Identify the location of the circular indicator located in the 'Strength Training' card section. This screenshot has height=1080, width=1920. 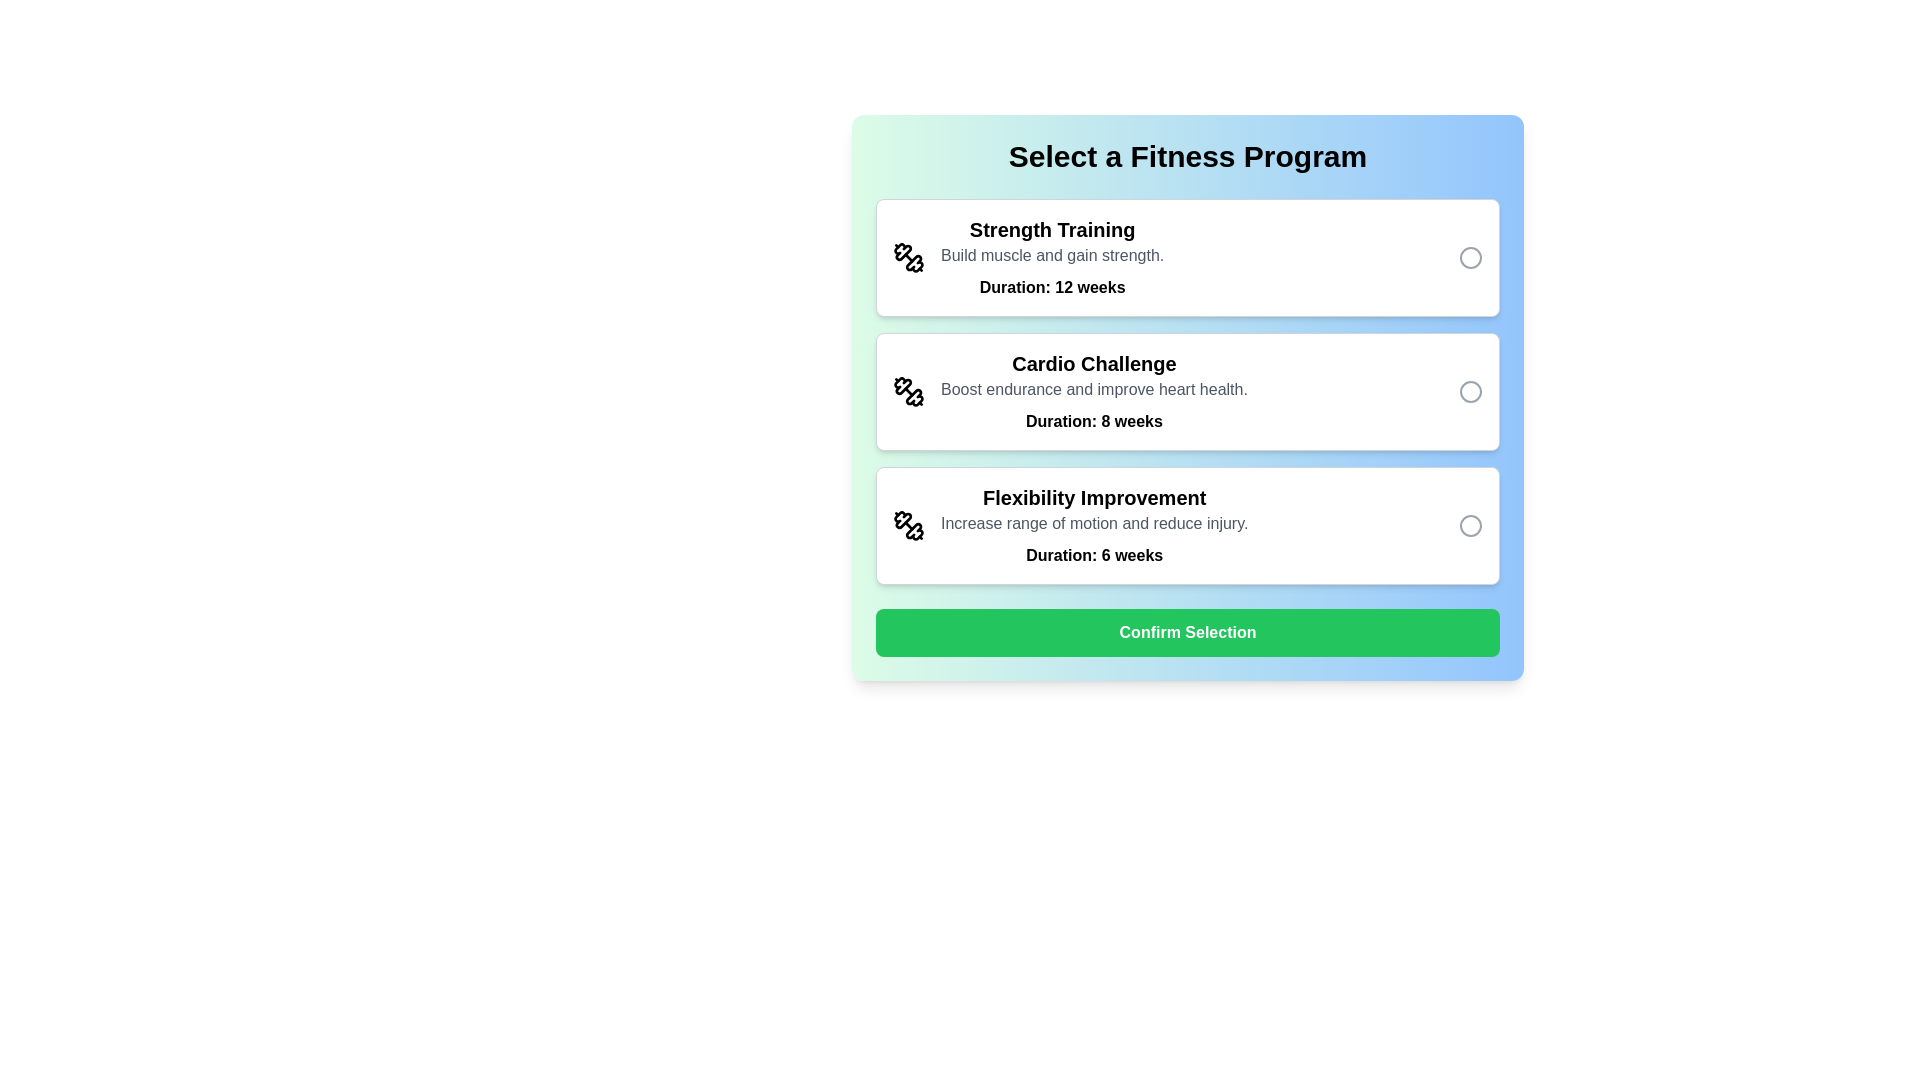
(1470, 257).